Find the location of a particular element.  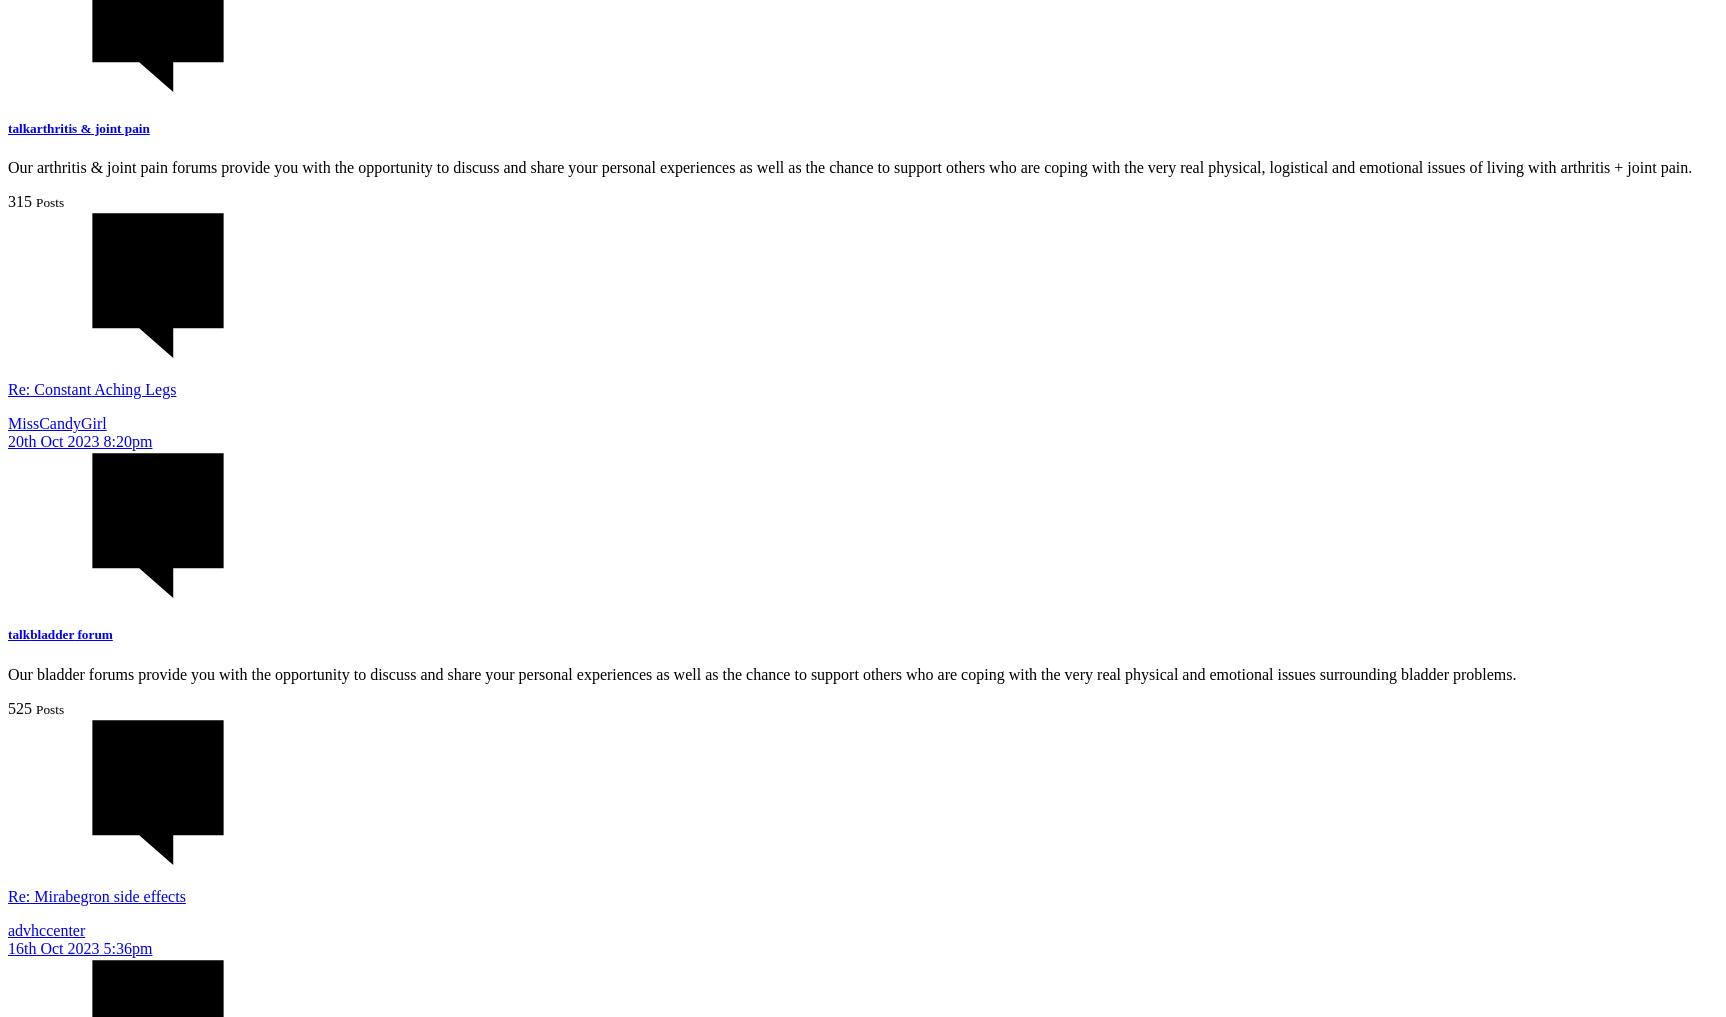

'talkarthritis & joint pain' is located at coordinates (78, 127).